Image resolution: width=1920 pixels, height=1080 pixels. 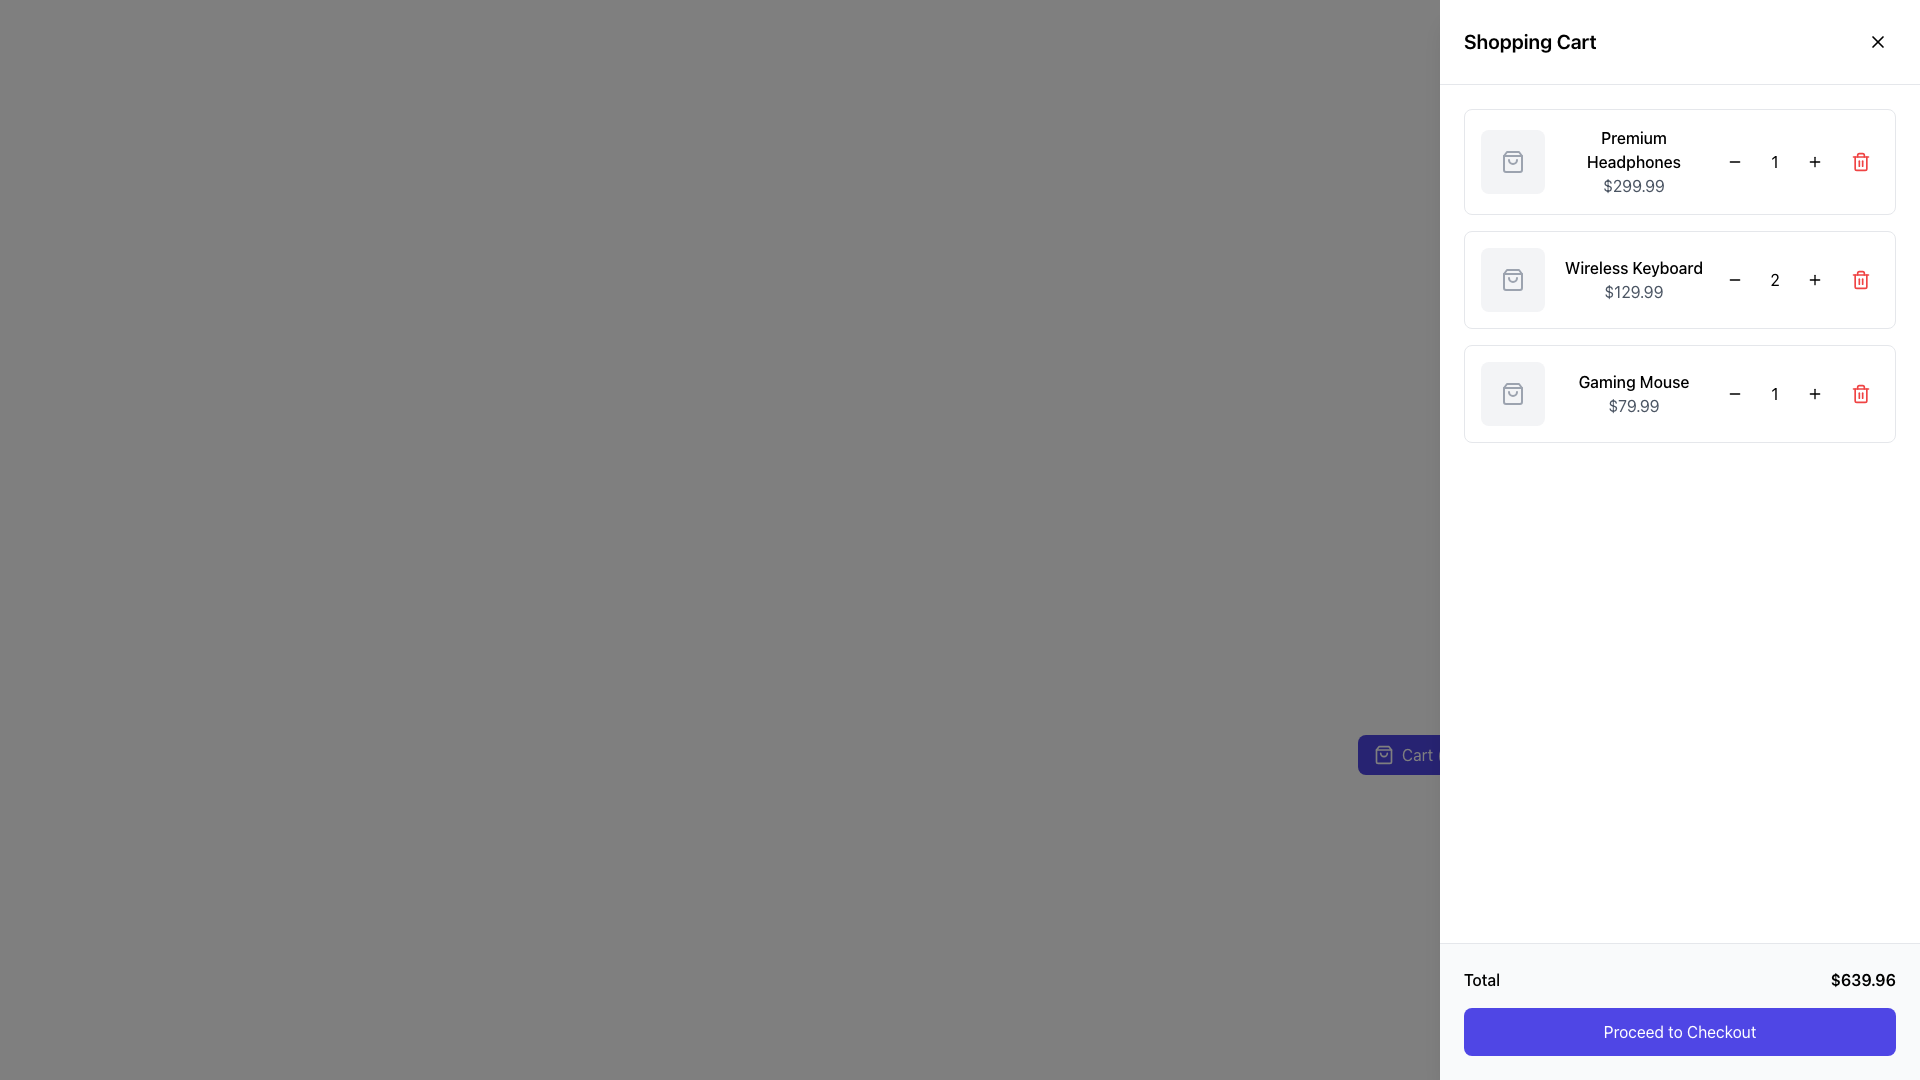 What do you see at coordinates (1775, 280) in the screenshot?
I see `the text label indicating the quantity of the Wireless Keyboard in the shopping cart, which is centrally located between the increment and decrement buttons` at bounding box center [1775, 280].